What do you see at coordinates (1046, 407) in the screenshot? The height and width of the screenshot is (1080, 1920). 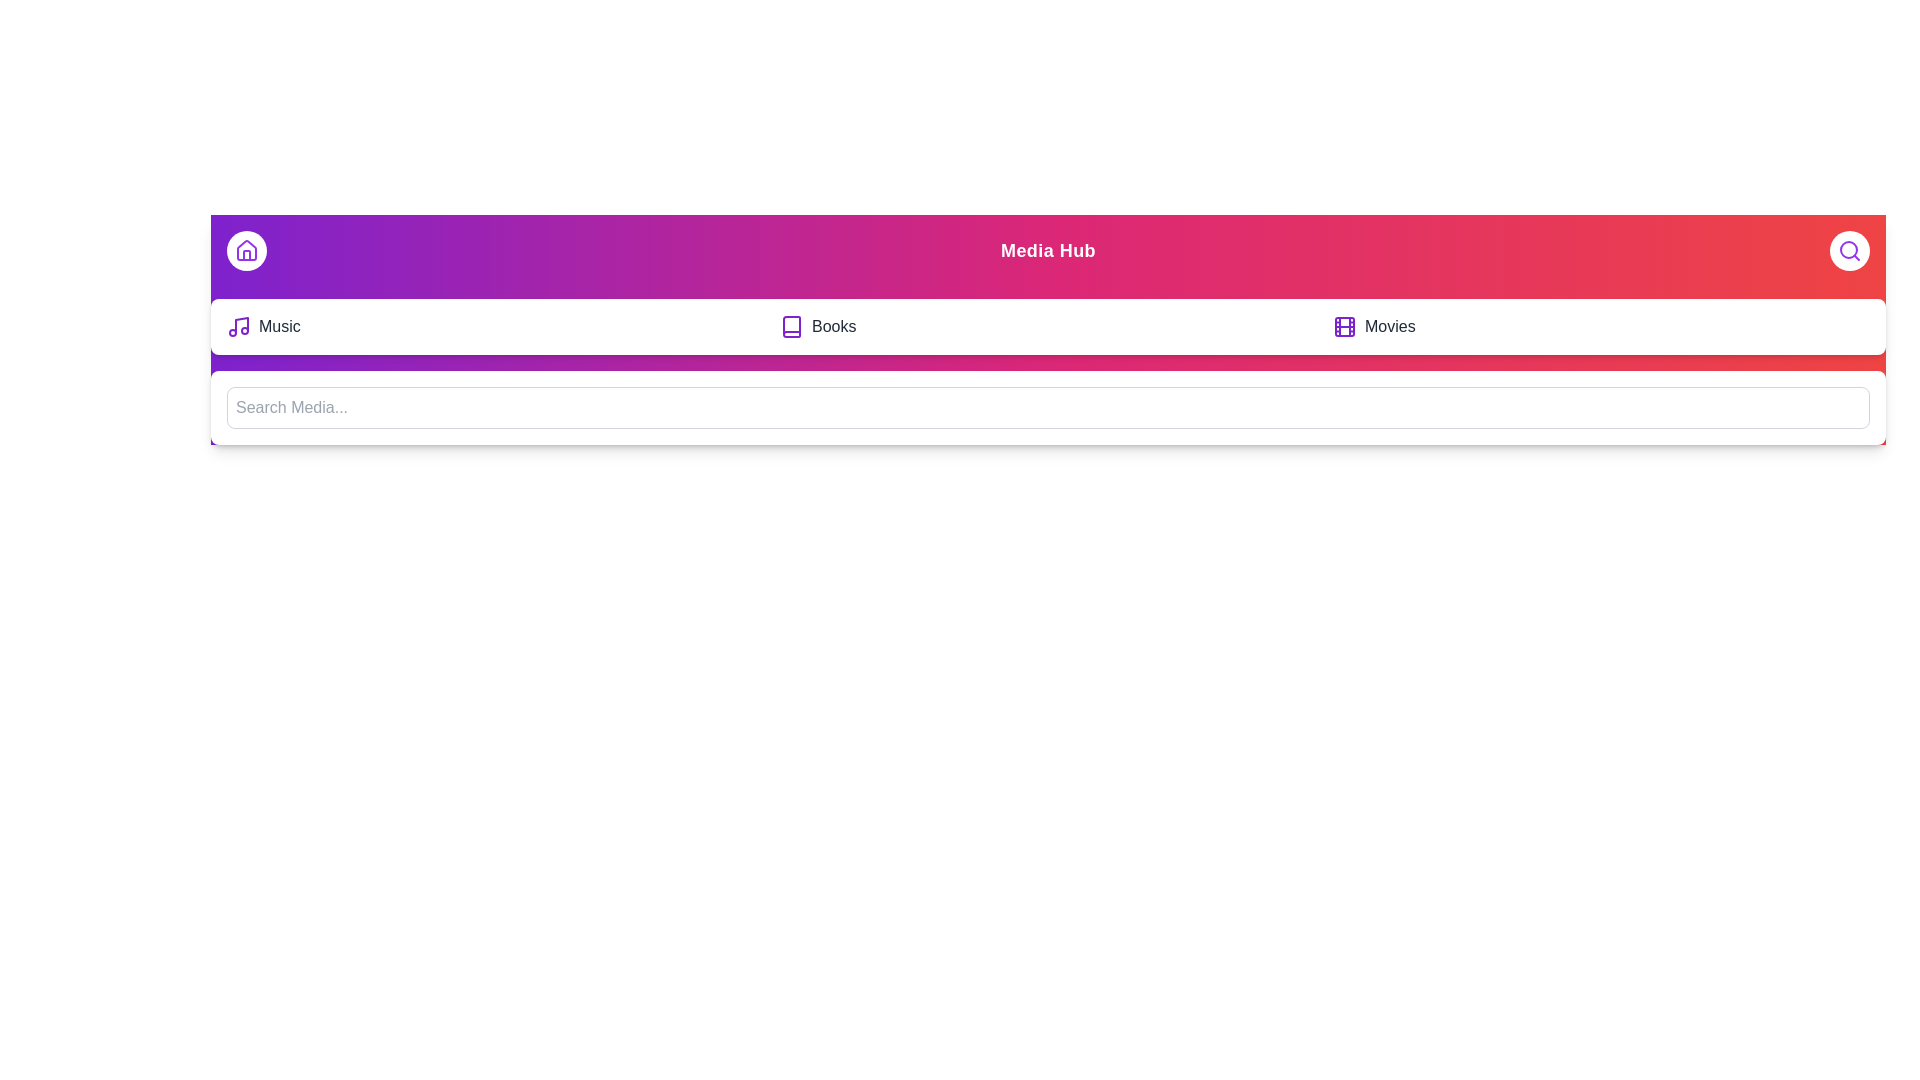 I see `the search input field and type 'Media'` at bounding box center [1046, 407].